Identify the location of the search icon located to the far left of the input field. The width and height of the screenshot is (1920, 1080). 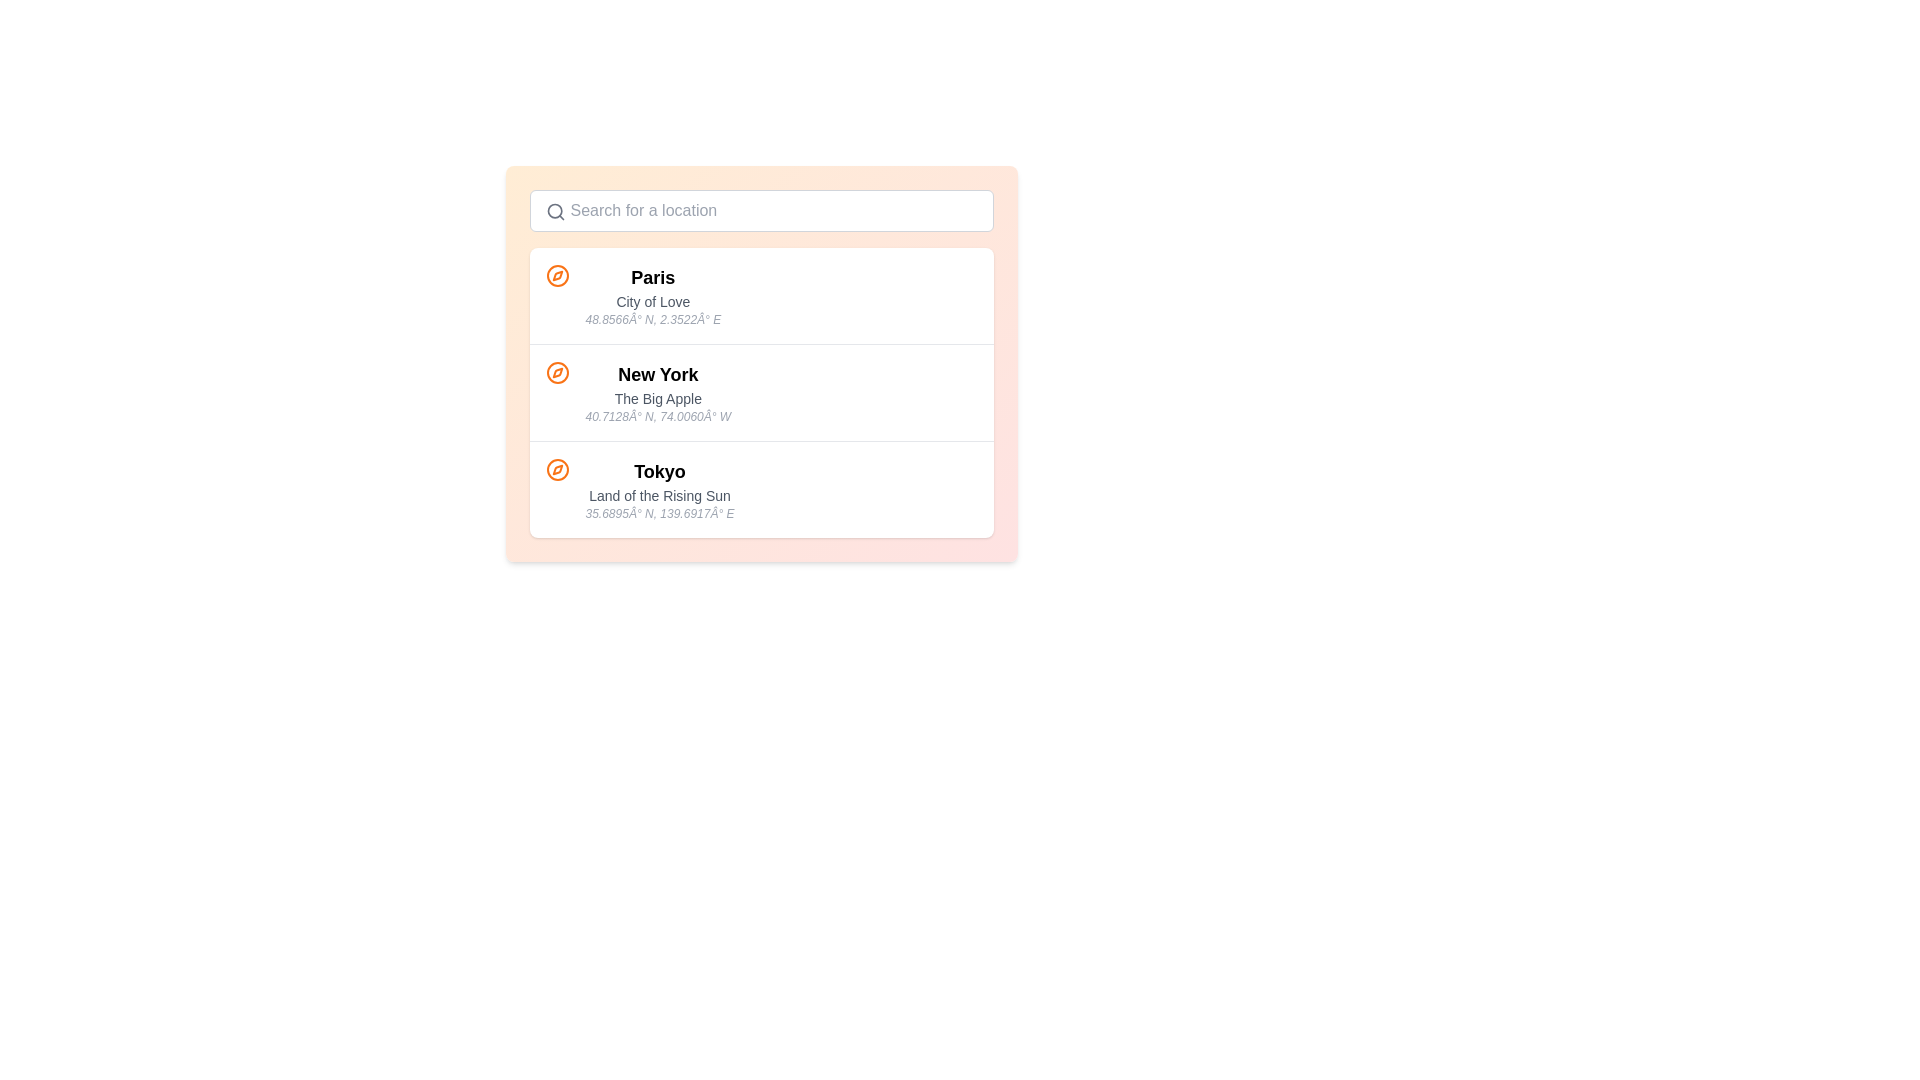
(555, 212).